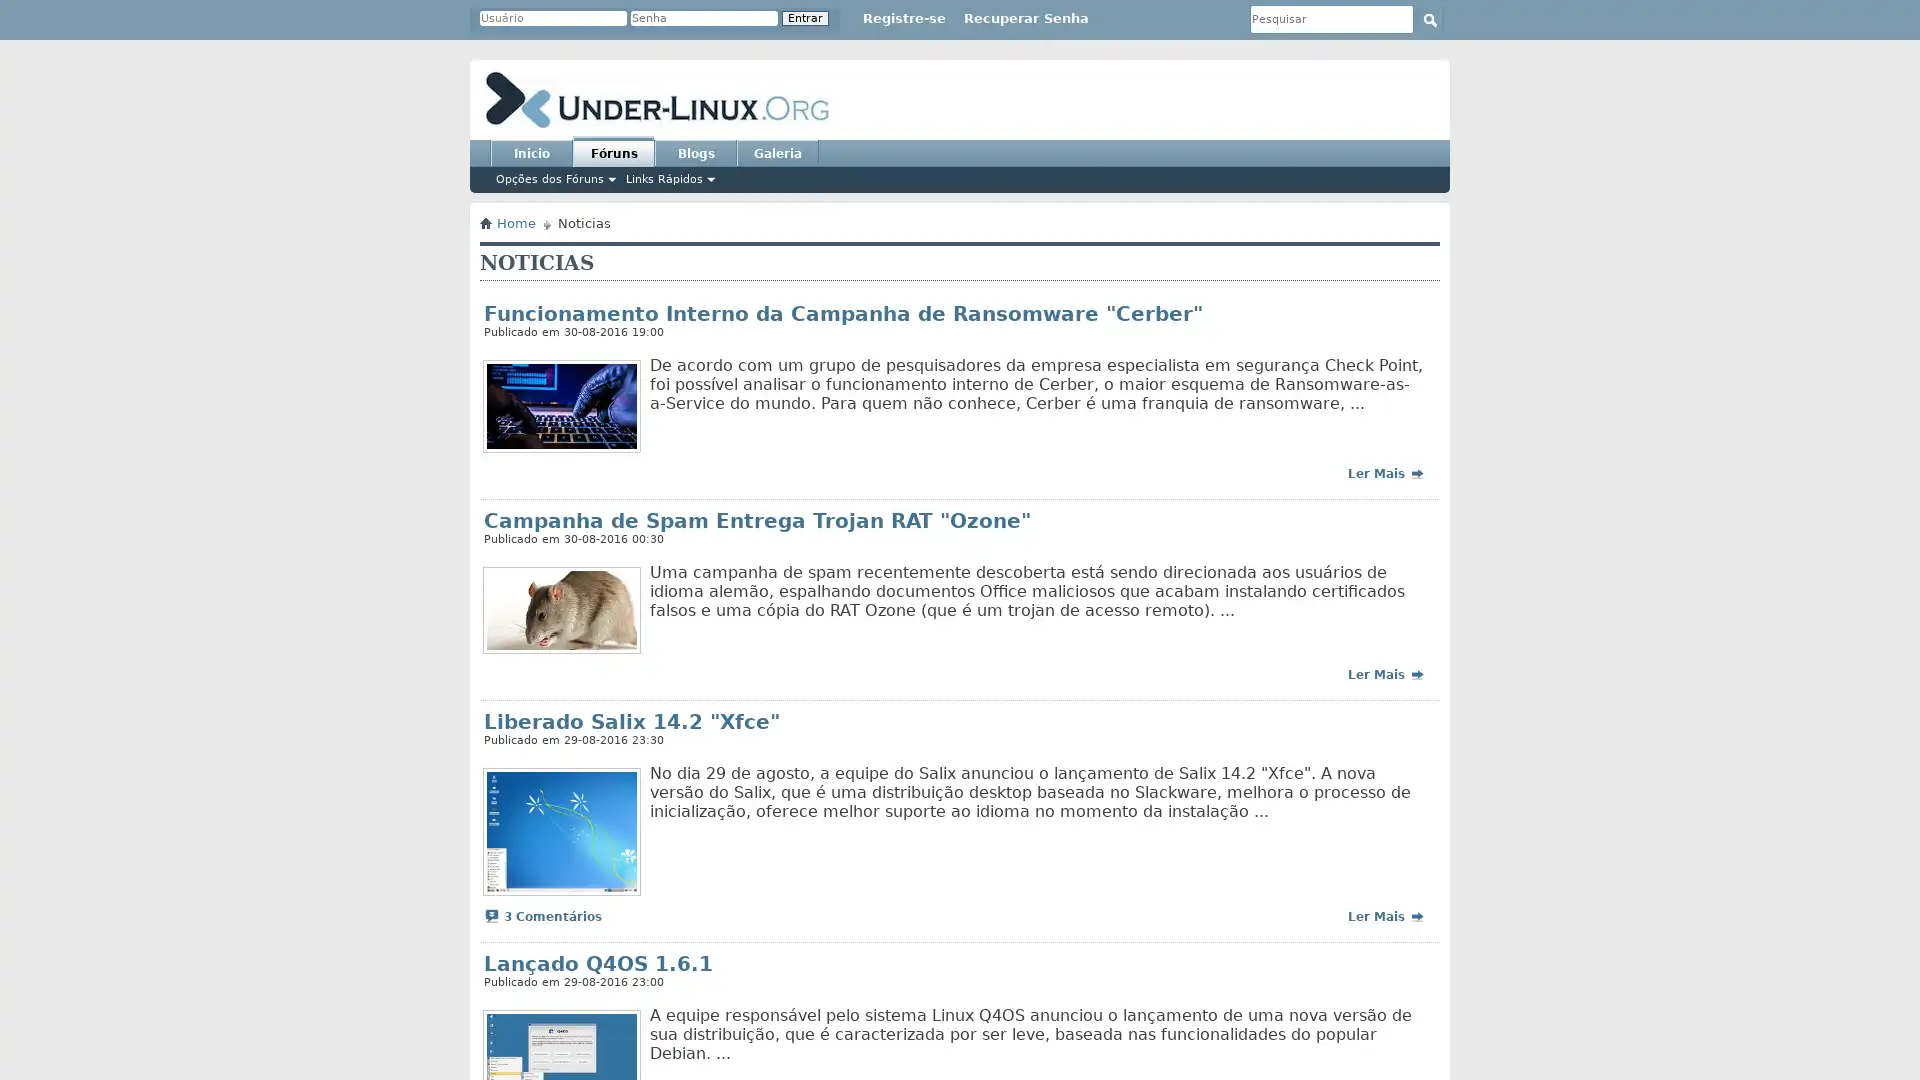  I want to click on Entrar, so click(805, 18).